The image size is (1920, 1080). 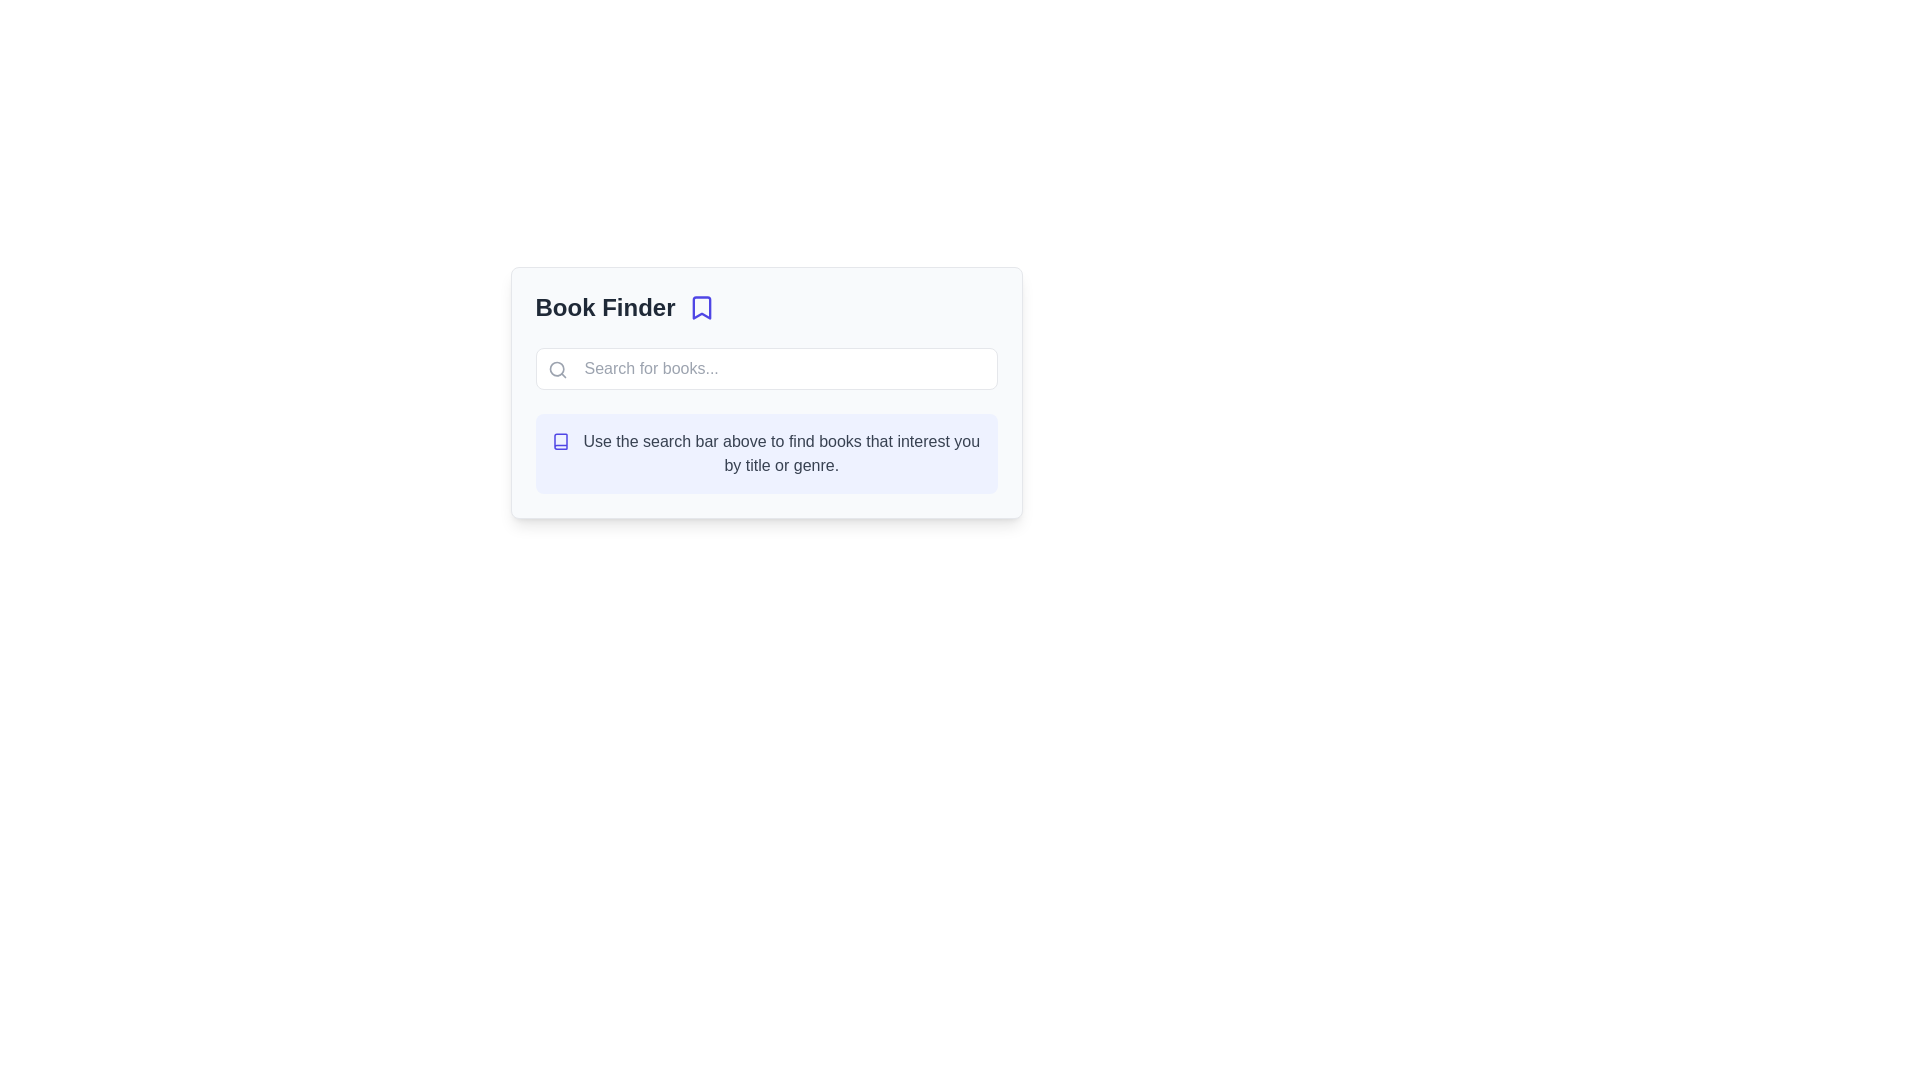 I want to click on the magnifying glass icon representing the search function, which is located adjacent to the search box and has a gray stroke, so click(x=557, y=370).